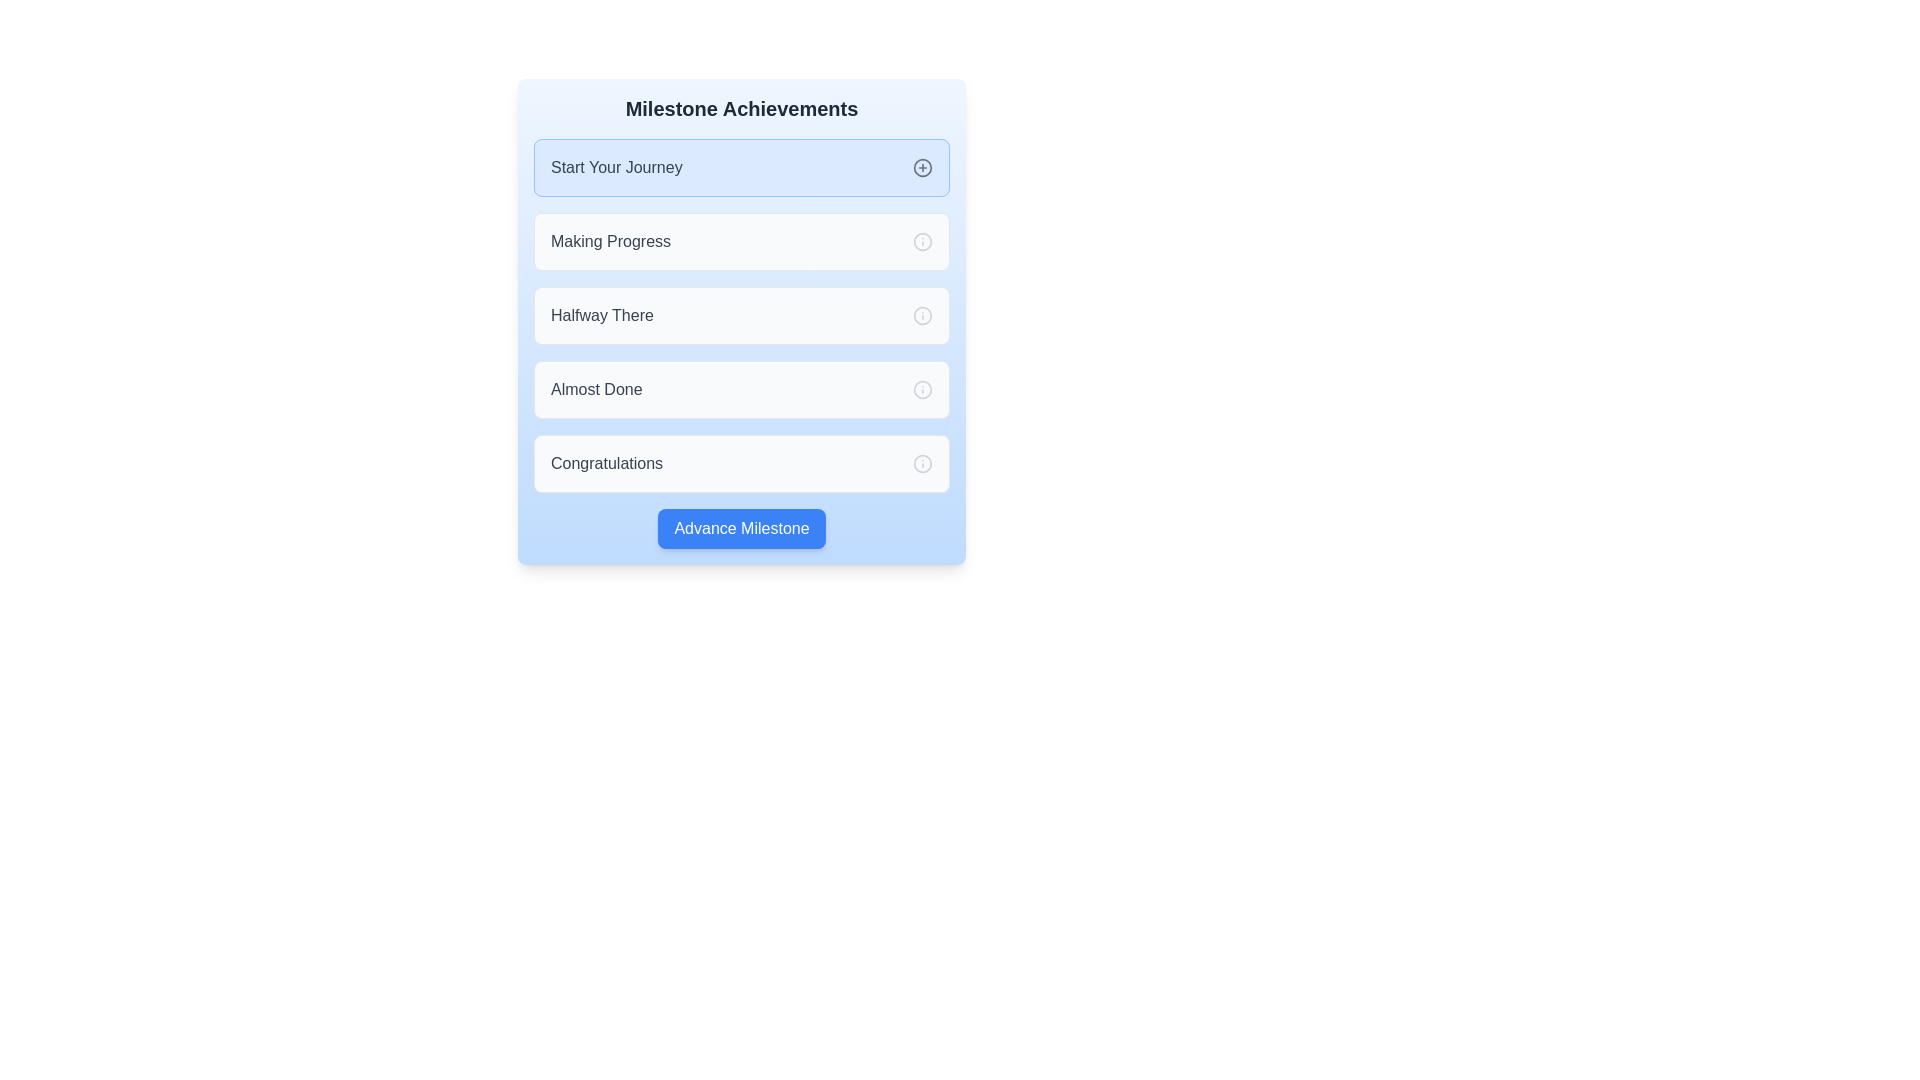 The height and width of the screenshot is (1080, 1920). What do you see at coordinates (921, 463) in the screenshot?
I see `the Information icon located to the right of the 'Congratulations' text` at bounding box center [921, 463].